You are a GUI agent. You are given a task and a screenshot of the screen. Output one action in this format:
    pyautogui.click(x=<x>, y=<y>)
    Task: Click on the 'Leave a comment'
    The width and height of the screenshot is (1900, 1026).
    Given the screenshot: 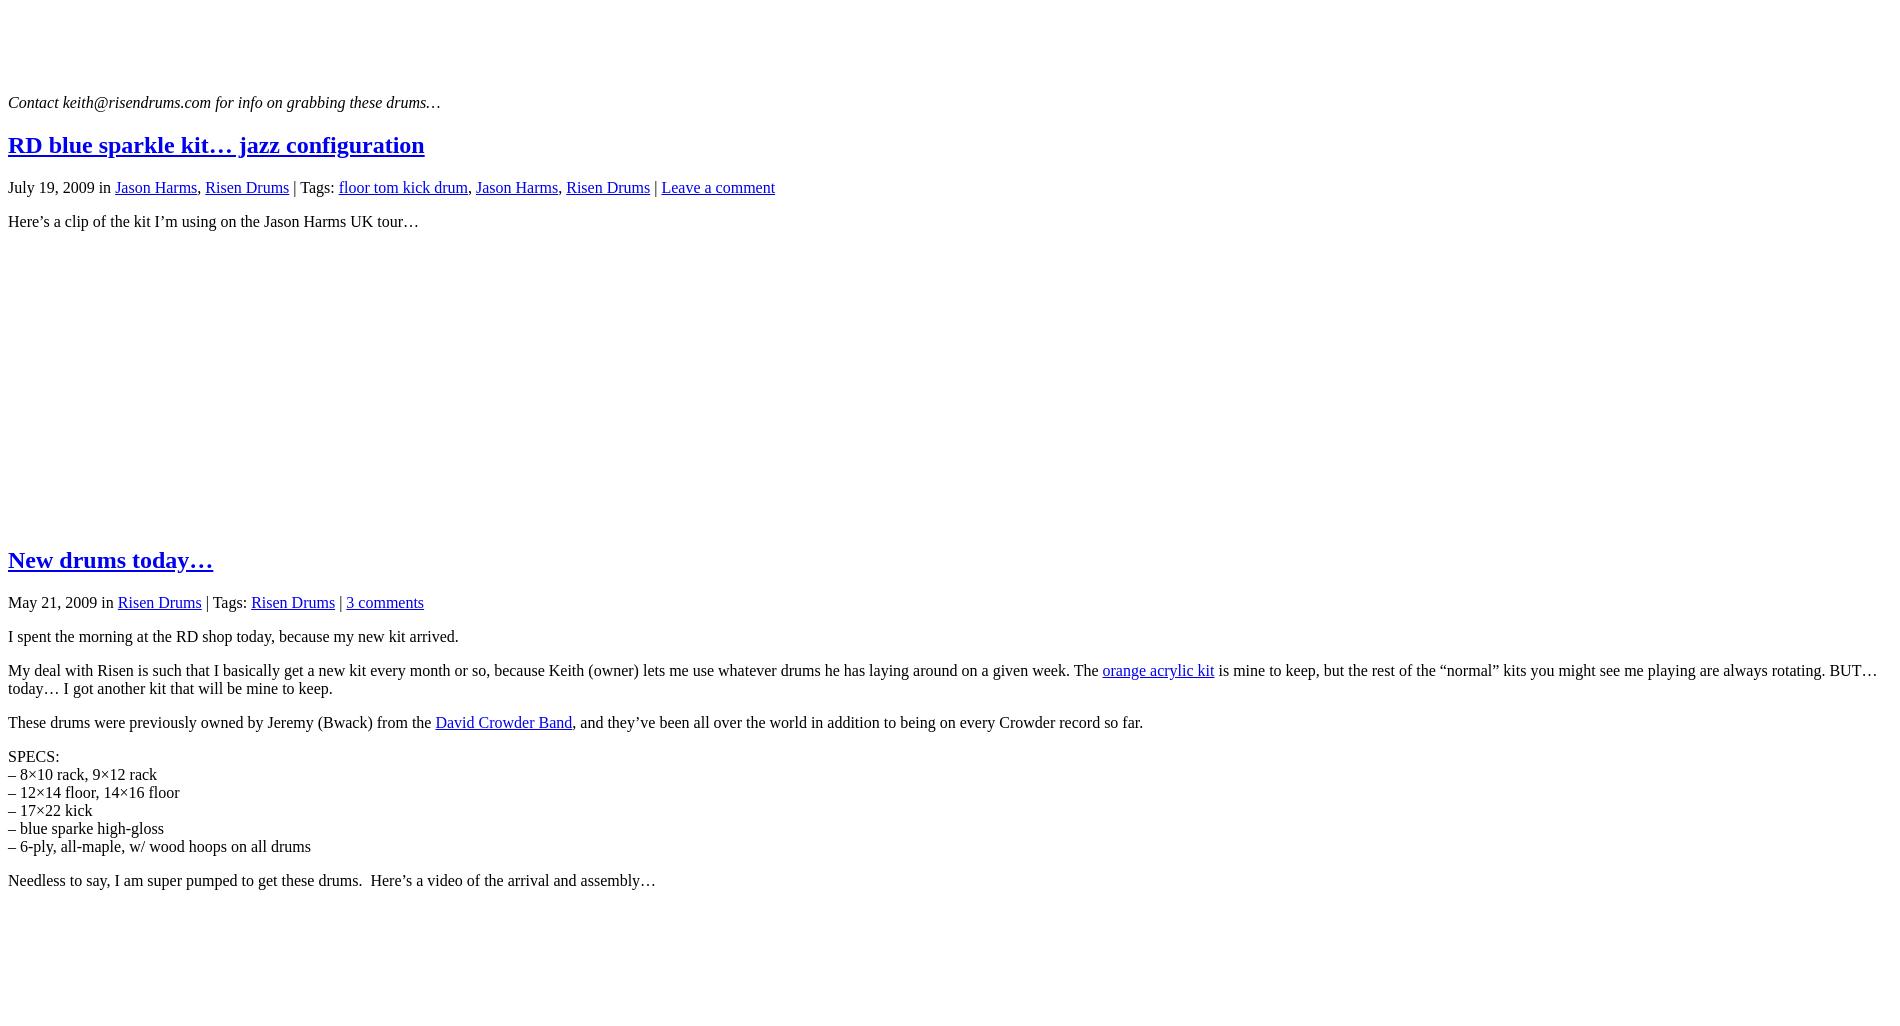 What is the action you would take?
    pyautogui.click(x=661, y=186)
    